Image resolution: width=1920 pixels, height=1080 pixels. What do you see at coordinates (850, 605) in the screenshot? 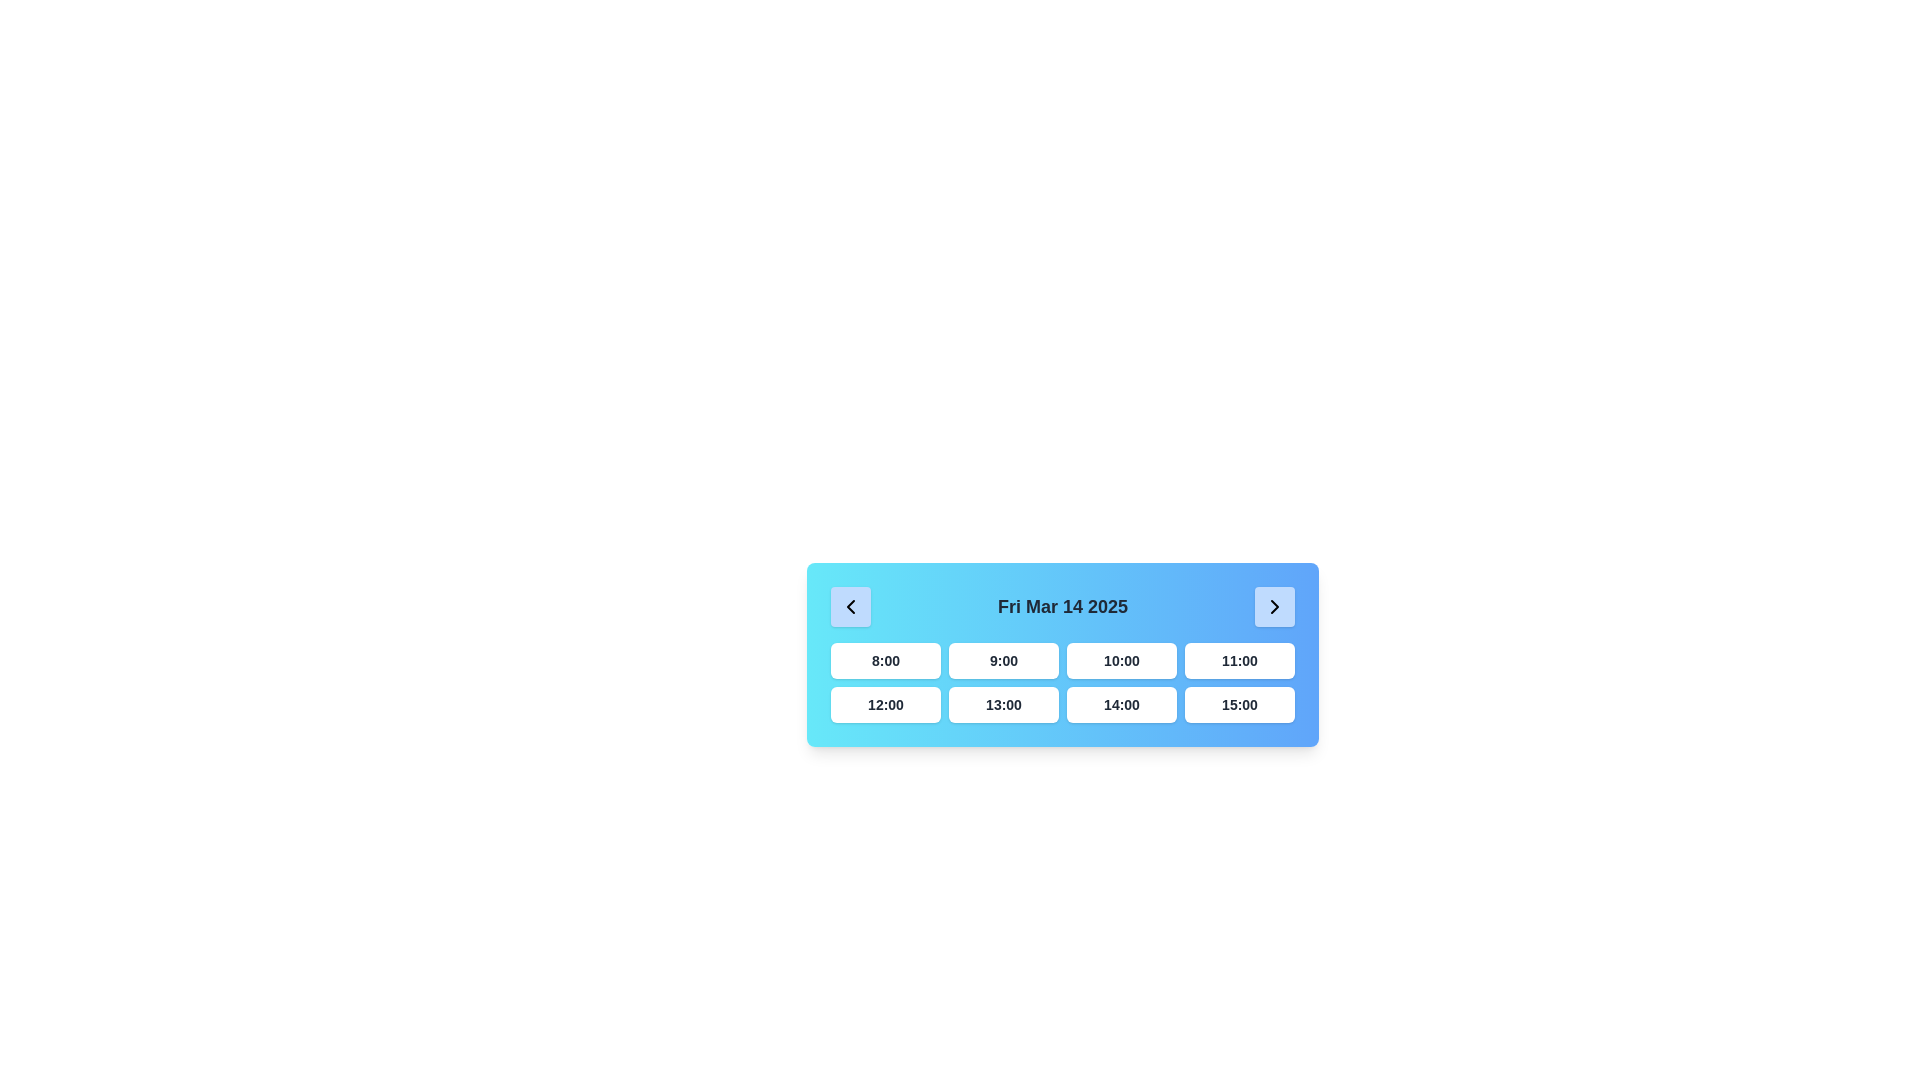
I see `the small, rounded rectangular light blue button with a left-pointing chevron icon` at bounding box center [850, 605].